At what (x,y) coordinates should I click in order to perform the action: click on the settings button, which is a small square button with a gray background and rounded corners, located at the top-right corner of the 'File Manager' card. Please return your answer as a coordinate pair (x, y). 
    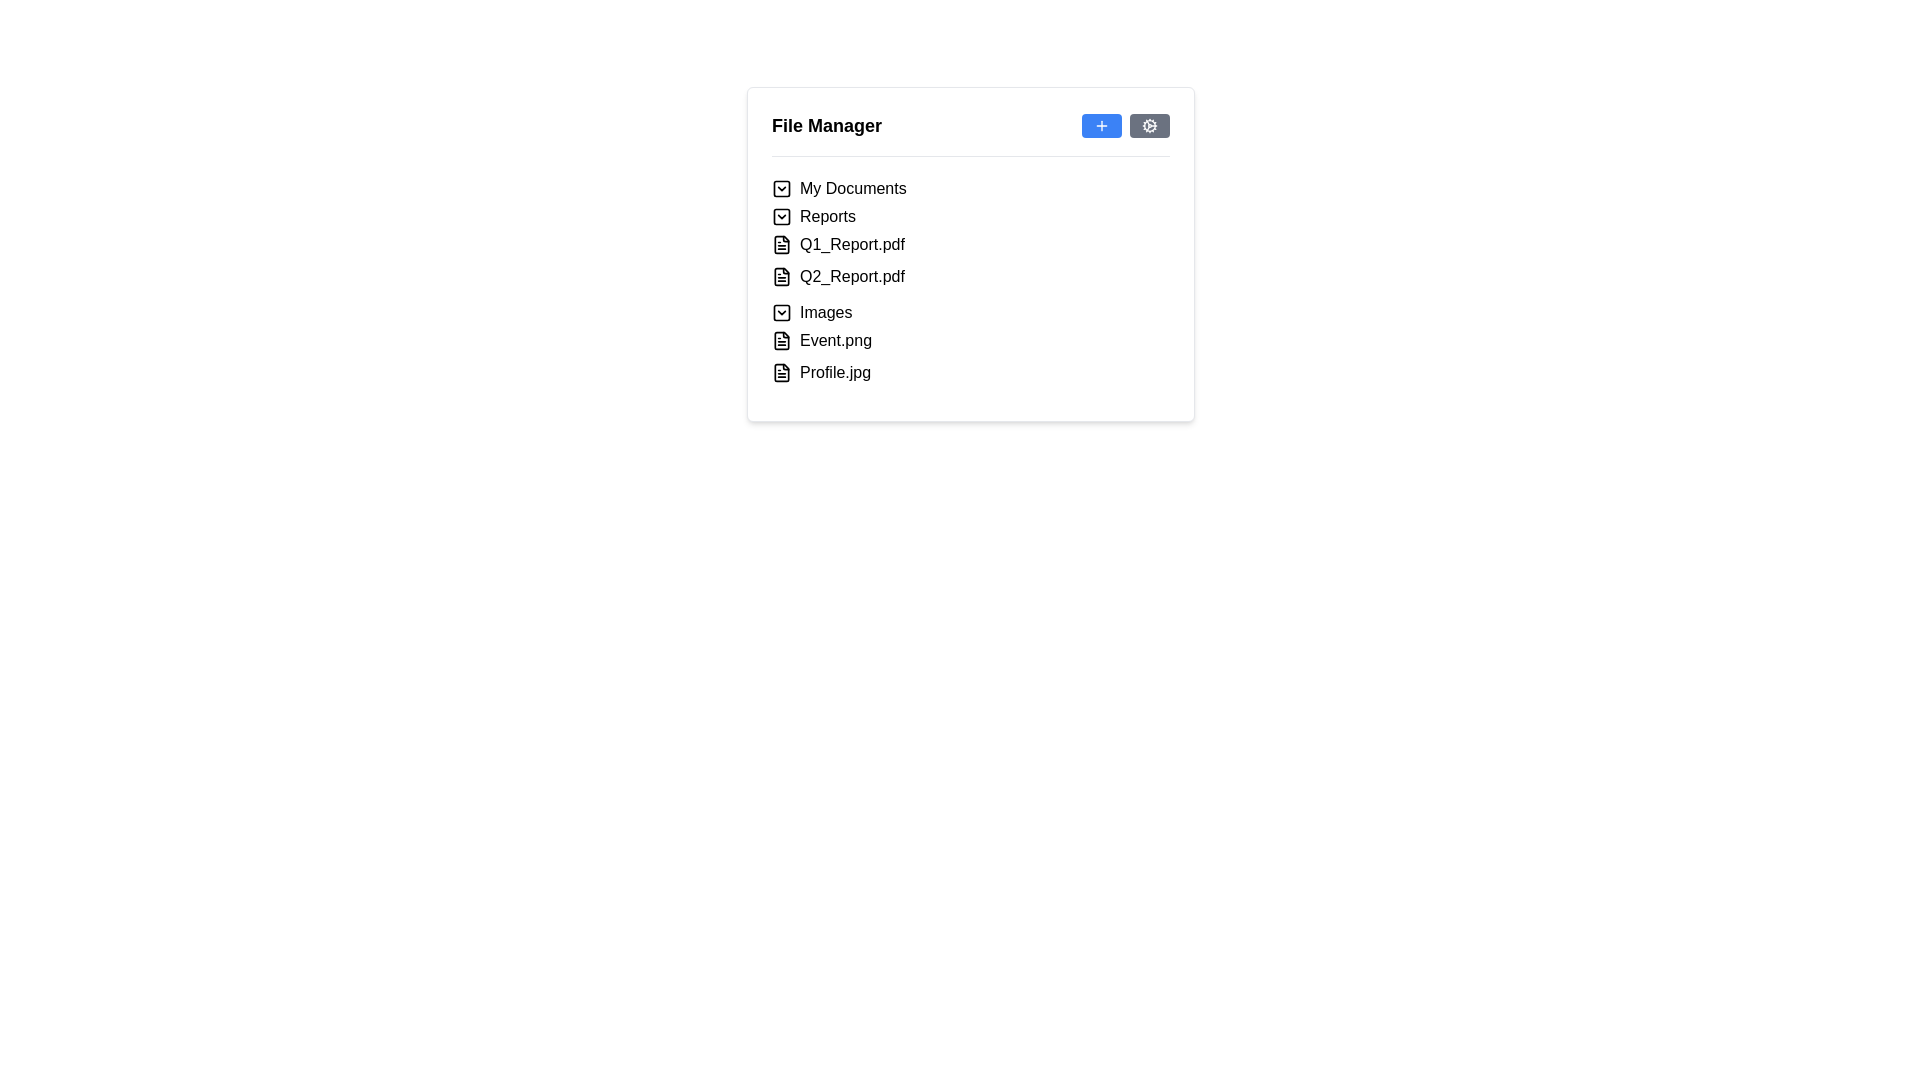
    Looking at the image, I should click on (1150, 126).